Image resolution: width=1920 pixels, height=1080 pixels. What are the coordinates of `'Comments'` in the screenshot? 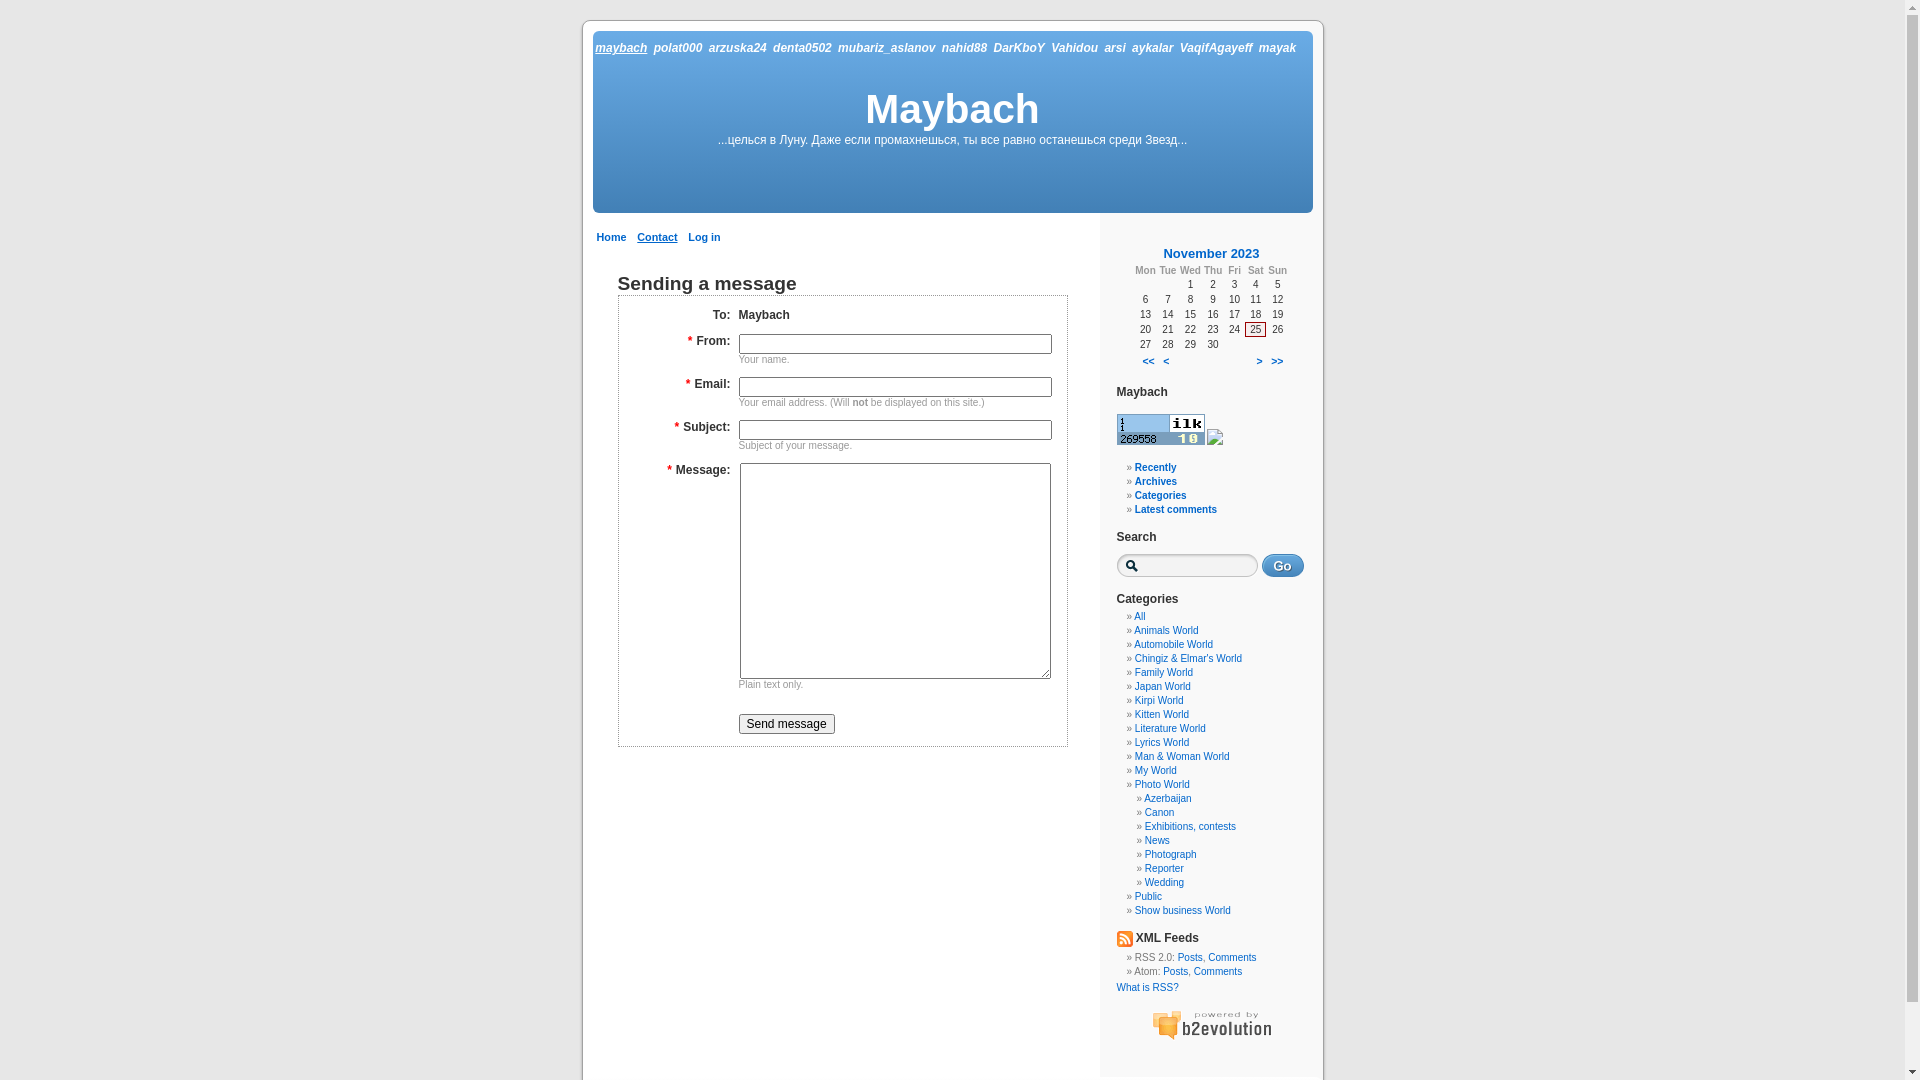 It's located at (1231, 956).